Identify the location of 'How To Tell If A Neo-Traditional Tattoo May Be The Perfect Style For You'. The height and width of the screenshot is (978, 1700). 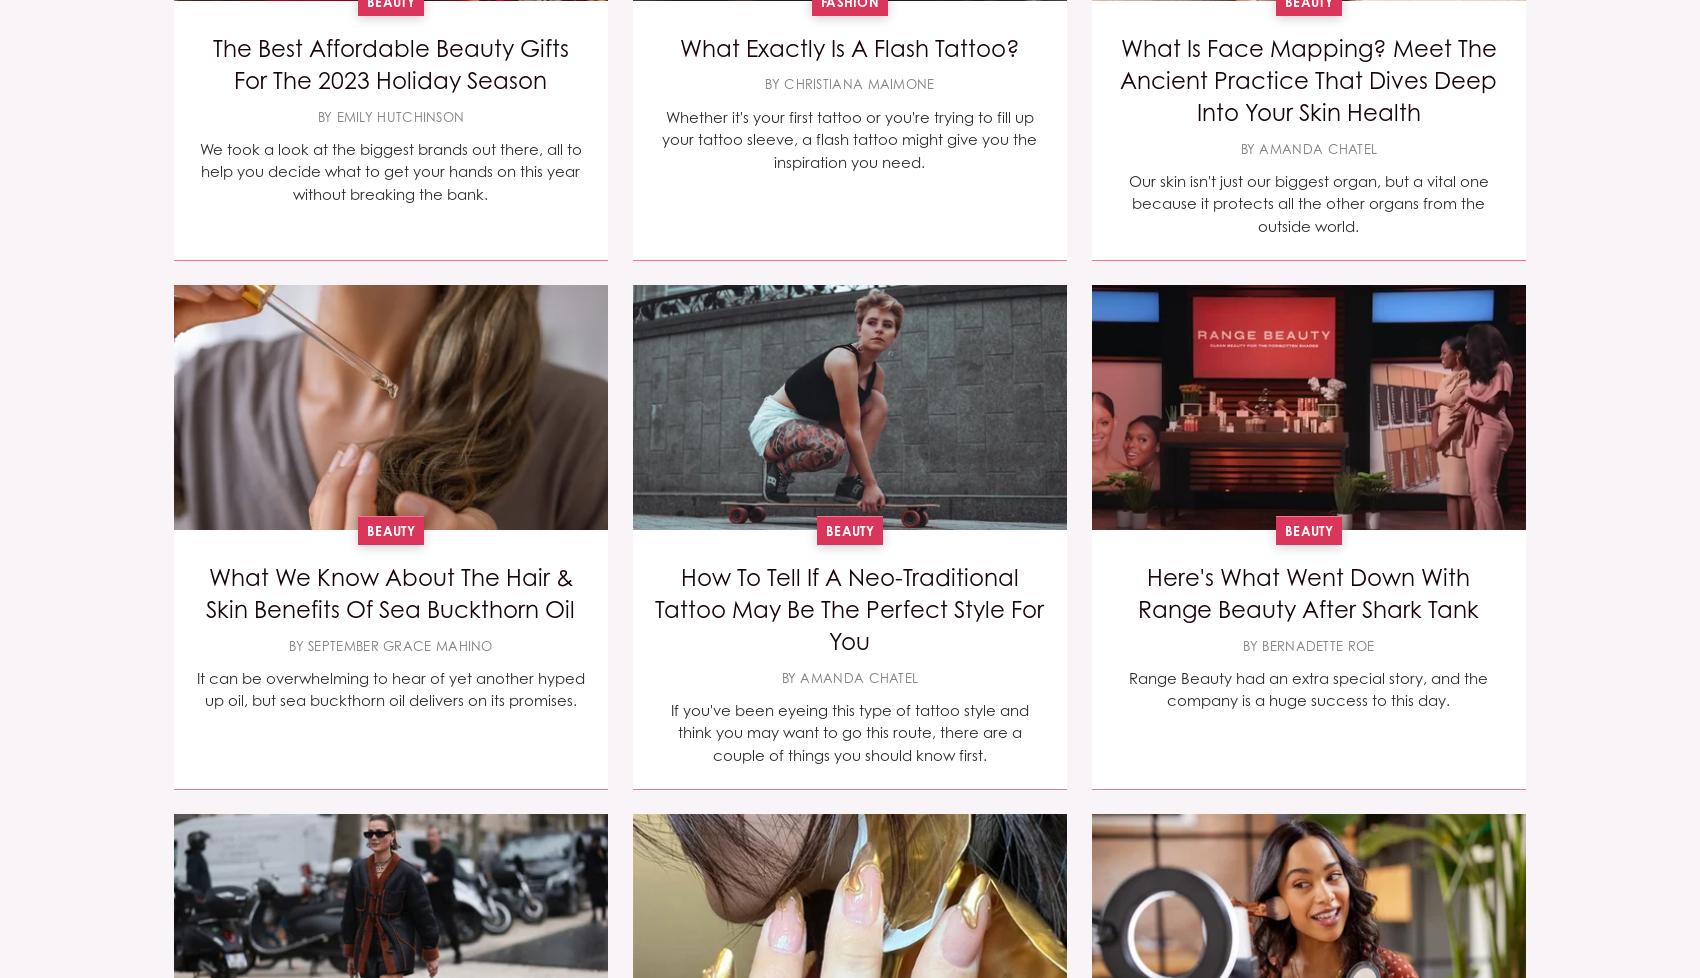
(848, 608).